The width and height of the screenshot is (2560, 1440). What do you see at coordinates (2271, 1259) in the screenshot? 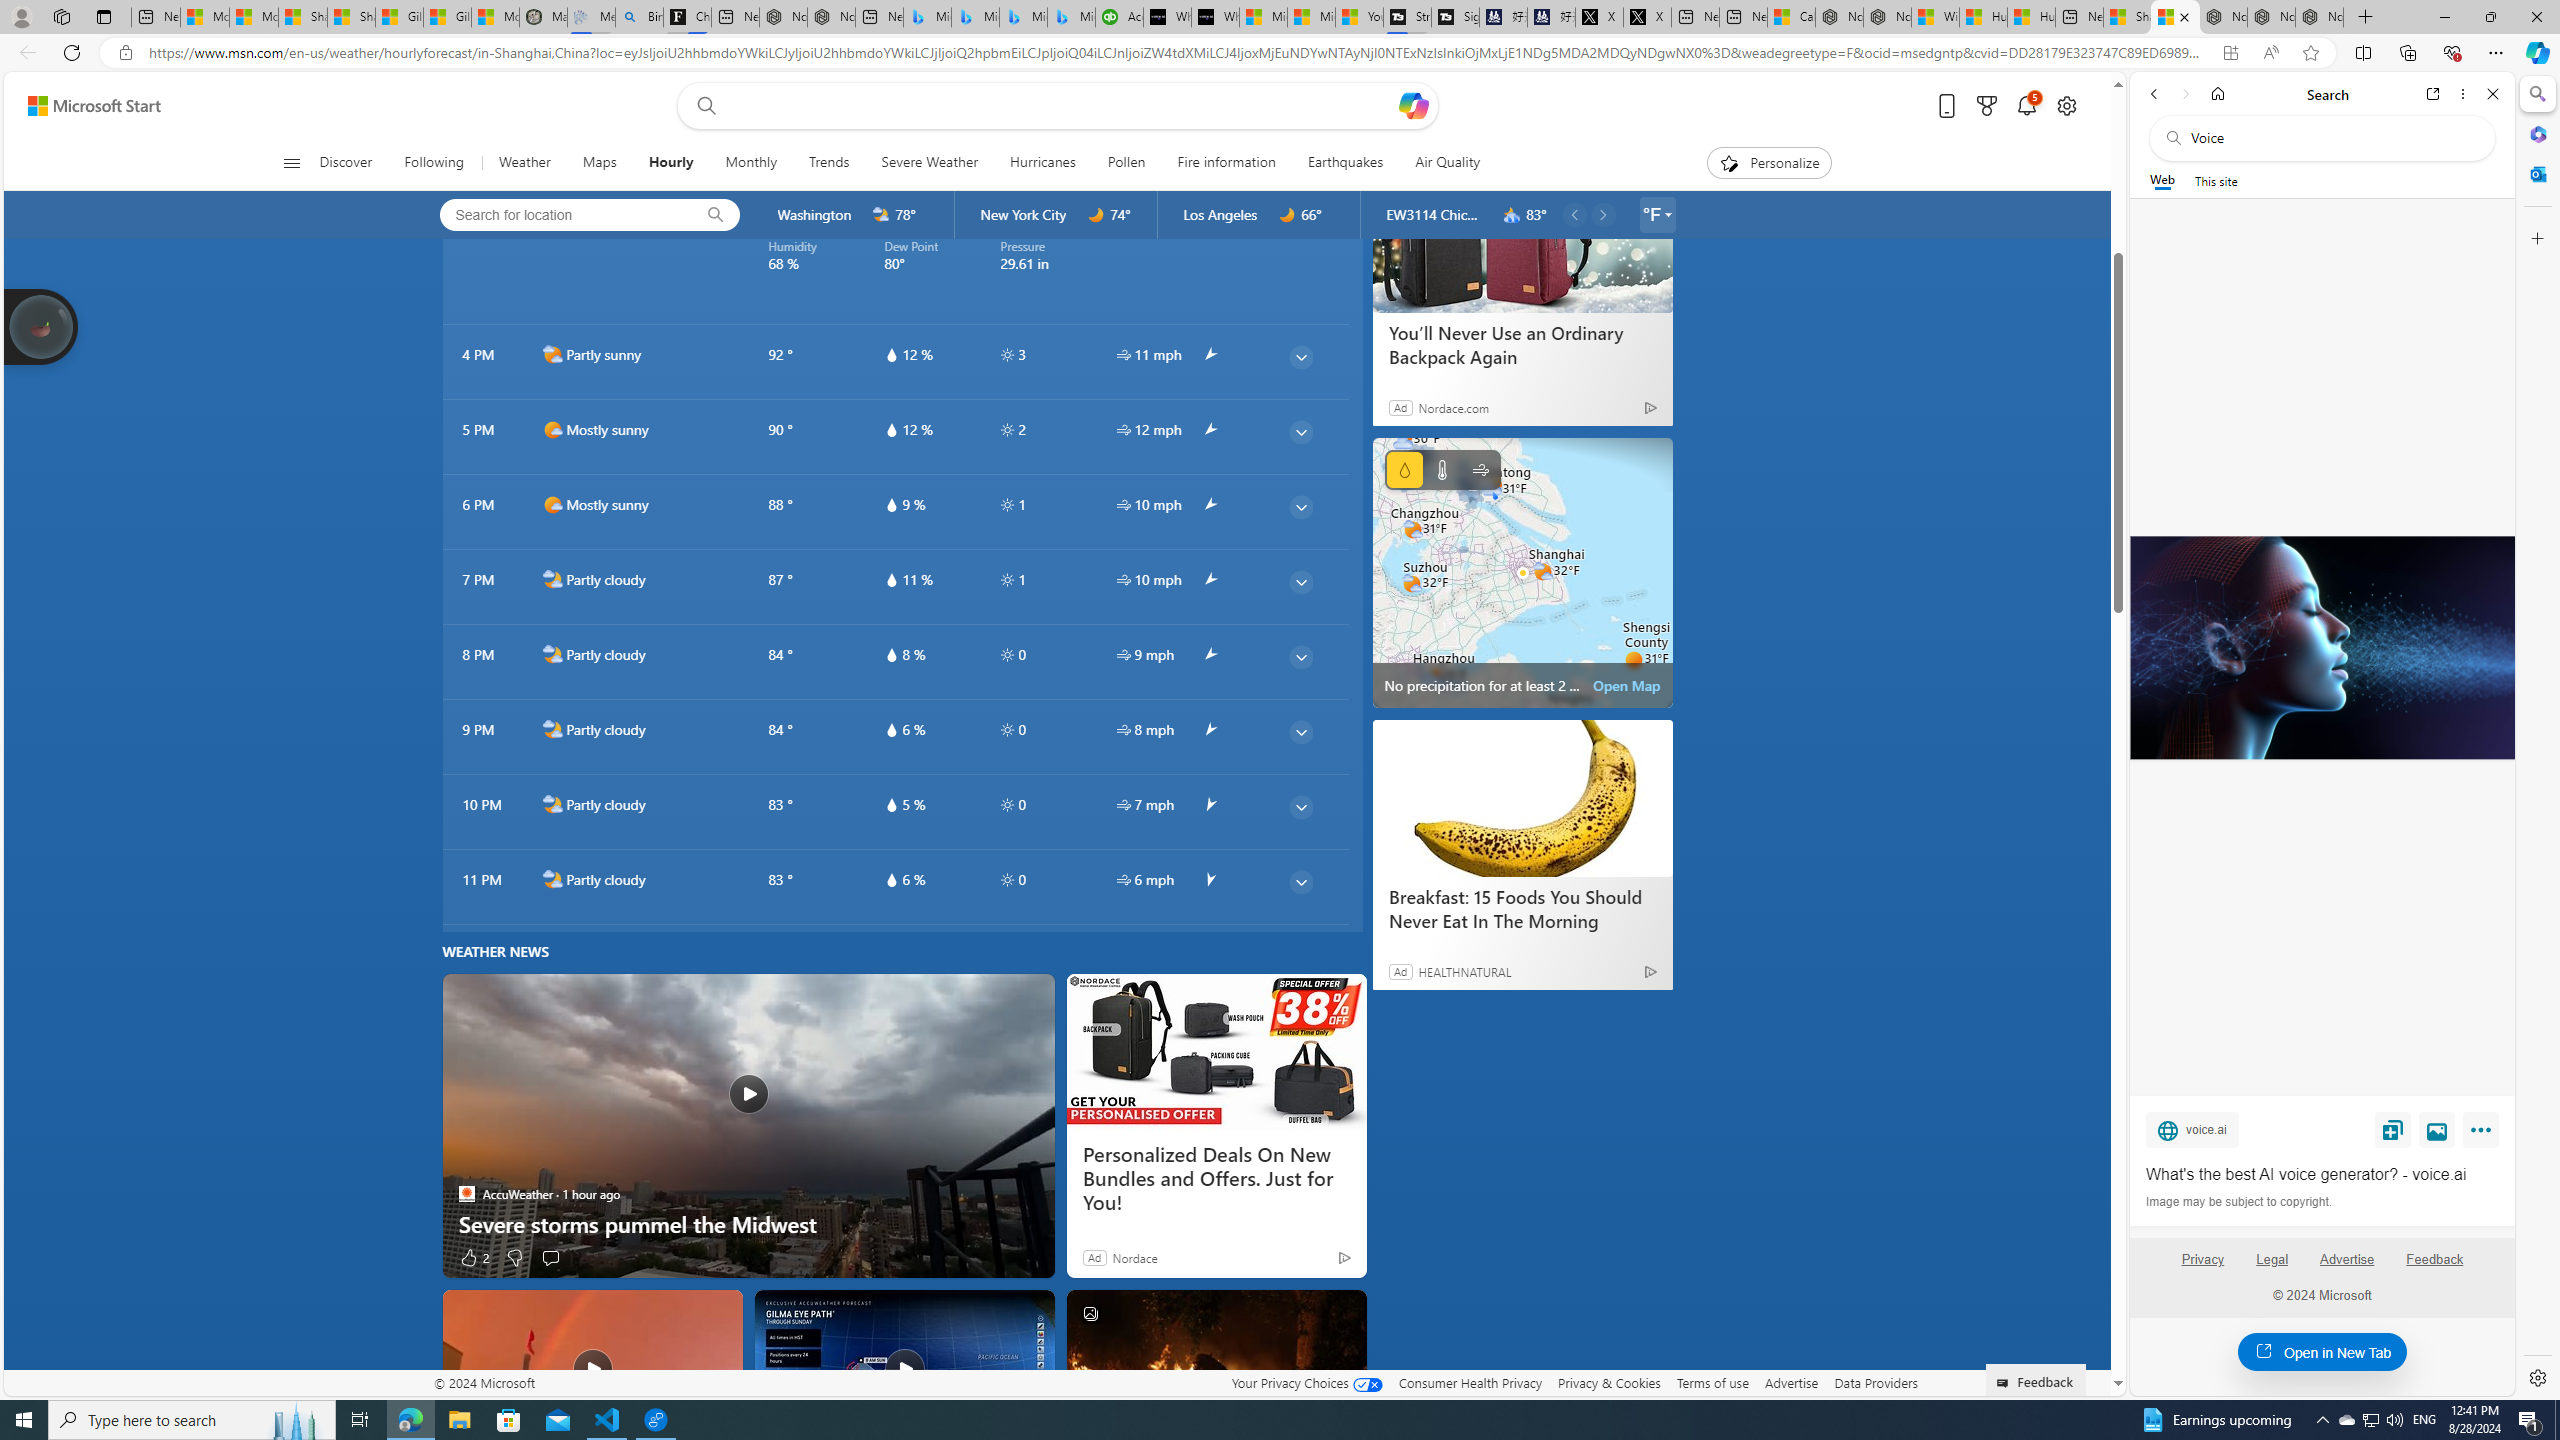
I see `'Legal'` at bounding box center [2271, 1259].